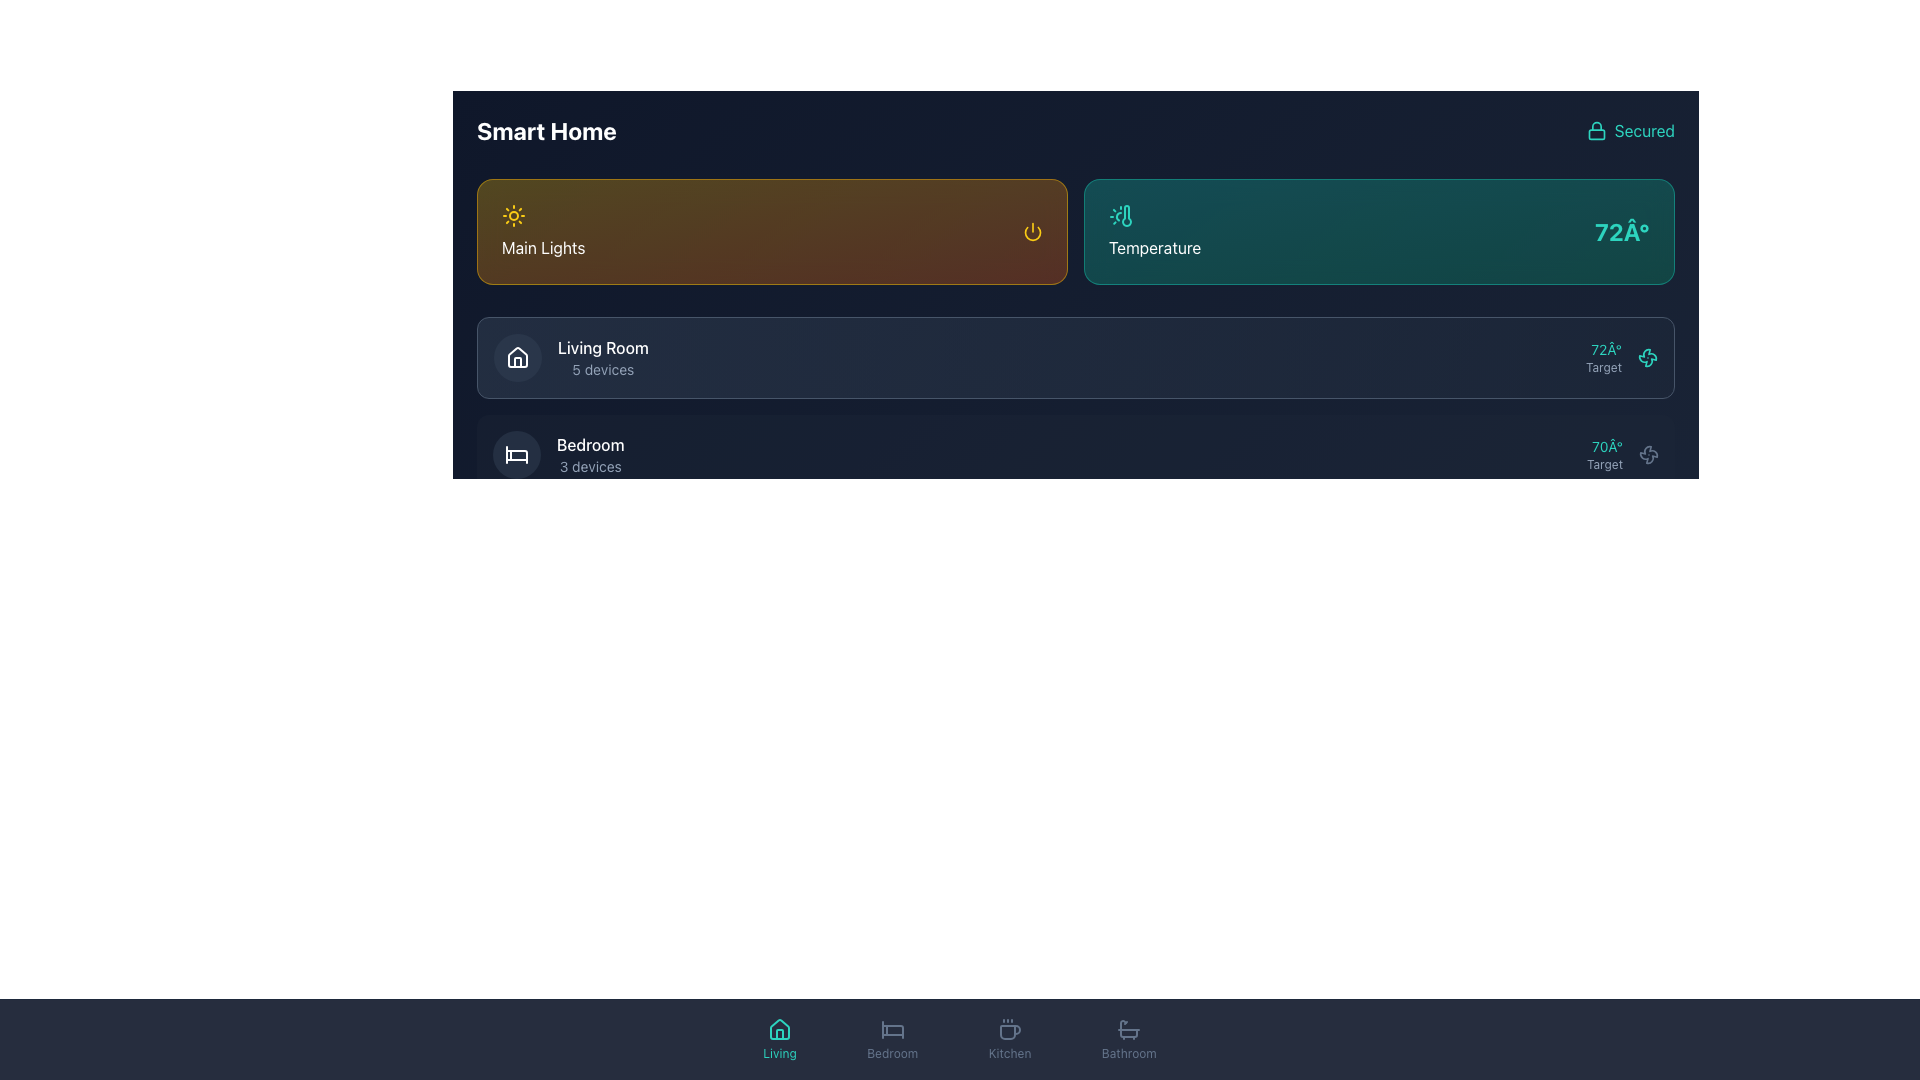  What do you see at coordinates (1605, 455) in the screenshot?
I see `the Text Label displaying '70Â°' in teal and 'Target' in grey, located in the lower-right corner of the 'Bedroom' temperature settings widget` at bounding box center [1605, 455].